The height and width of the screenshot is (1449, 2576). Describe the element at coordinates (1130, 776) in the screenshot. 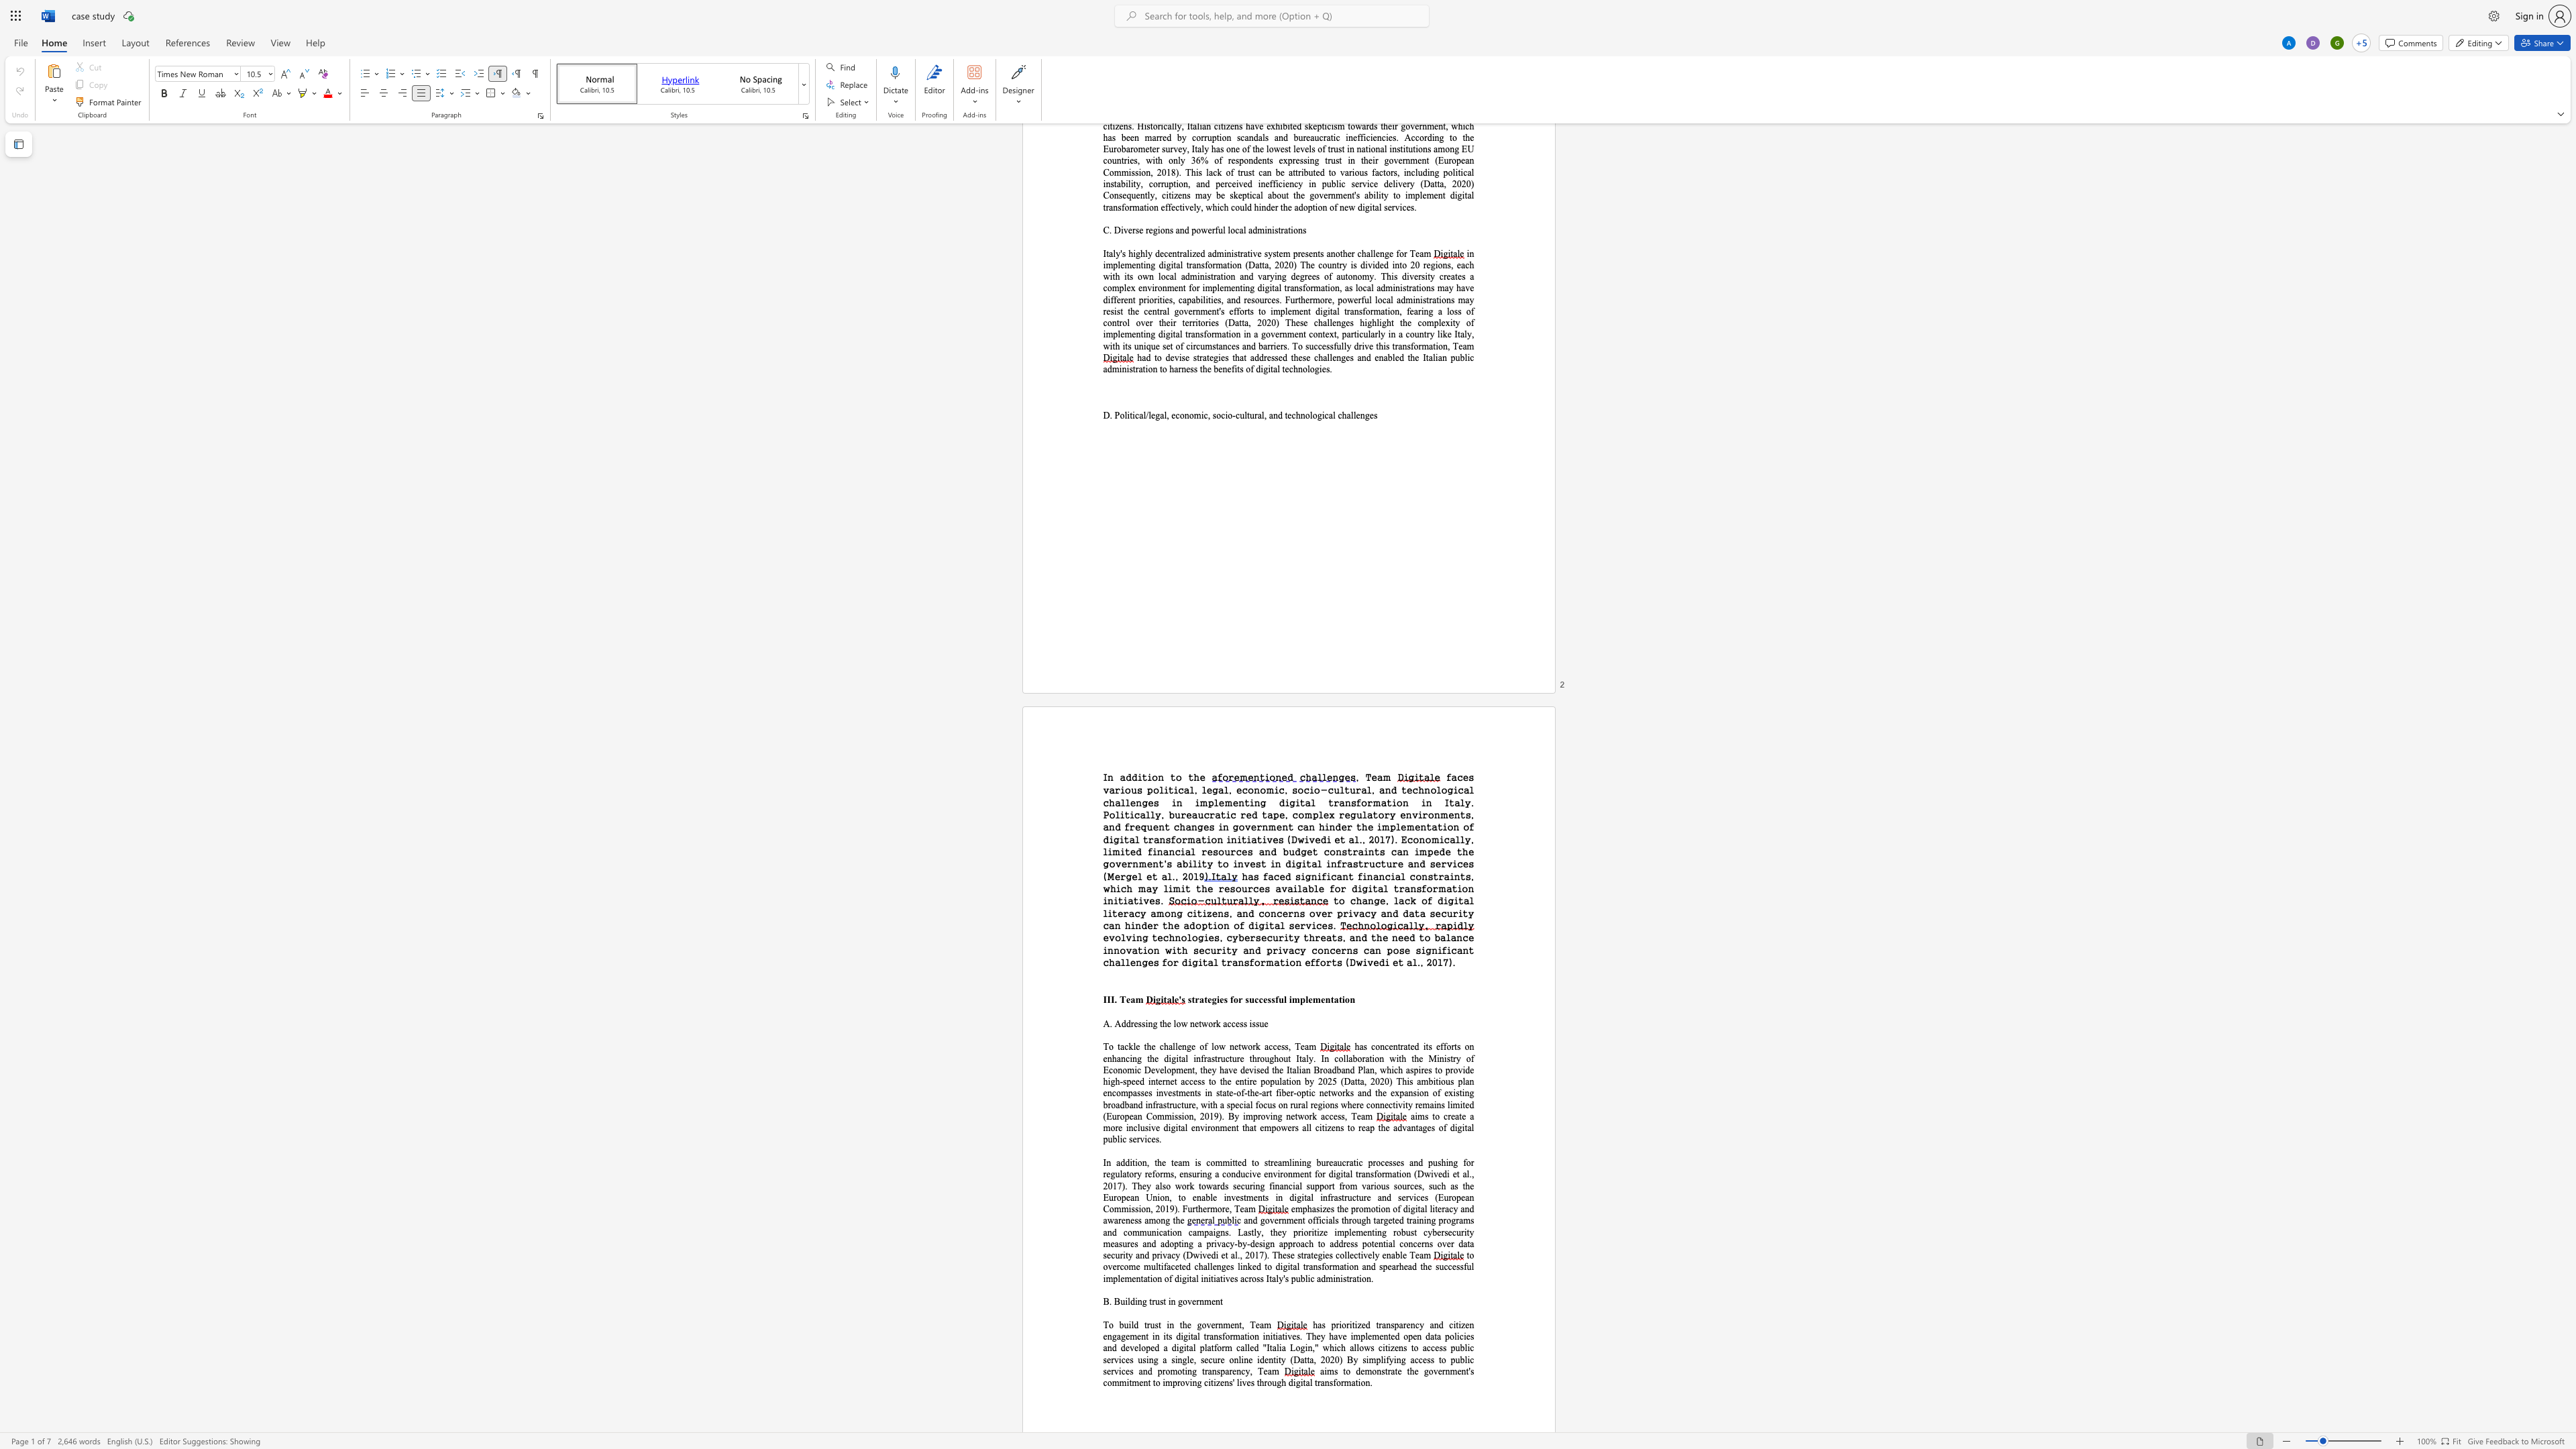

I see `the space between the continuous character "d" and "d" in the text` at that location.